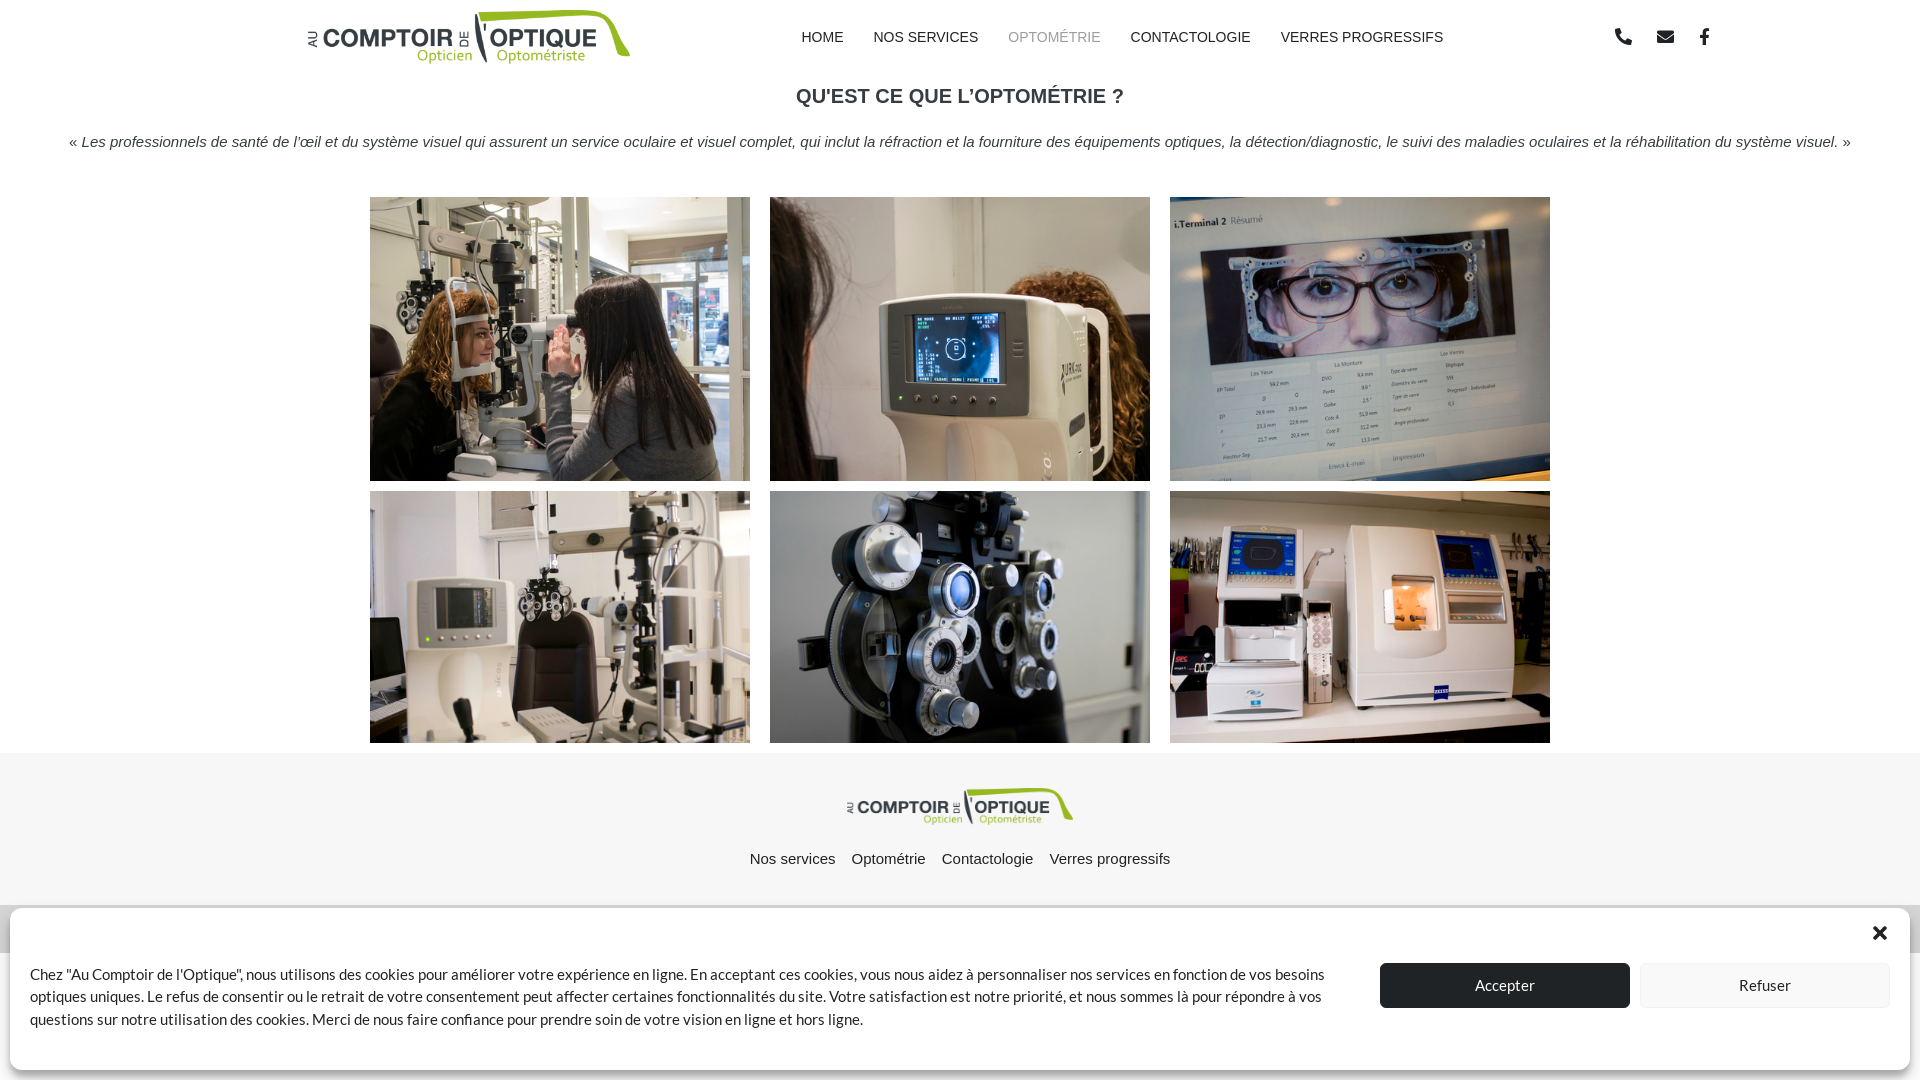 This screenshot has width=1920, height=1080. I want to click on 'Accepter', so click(1505, 983).